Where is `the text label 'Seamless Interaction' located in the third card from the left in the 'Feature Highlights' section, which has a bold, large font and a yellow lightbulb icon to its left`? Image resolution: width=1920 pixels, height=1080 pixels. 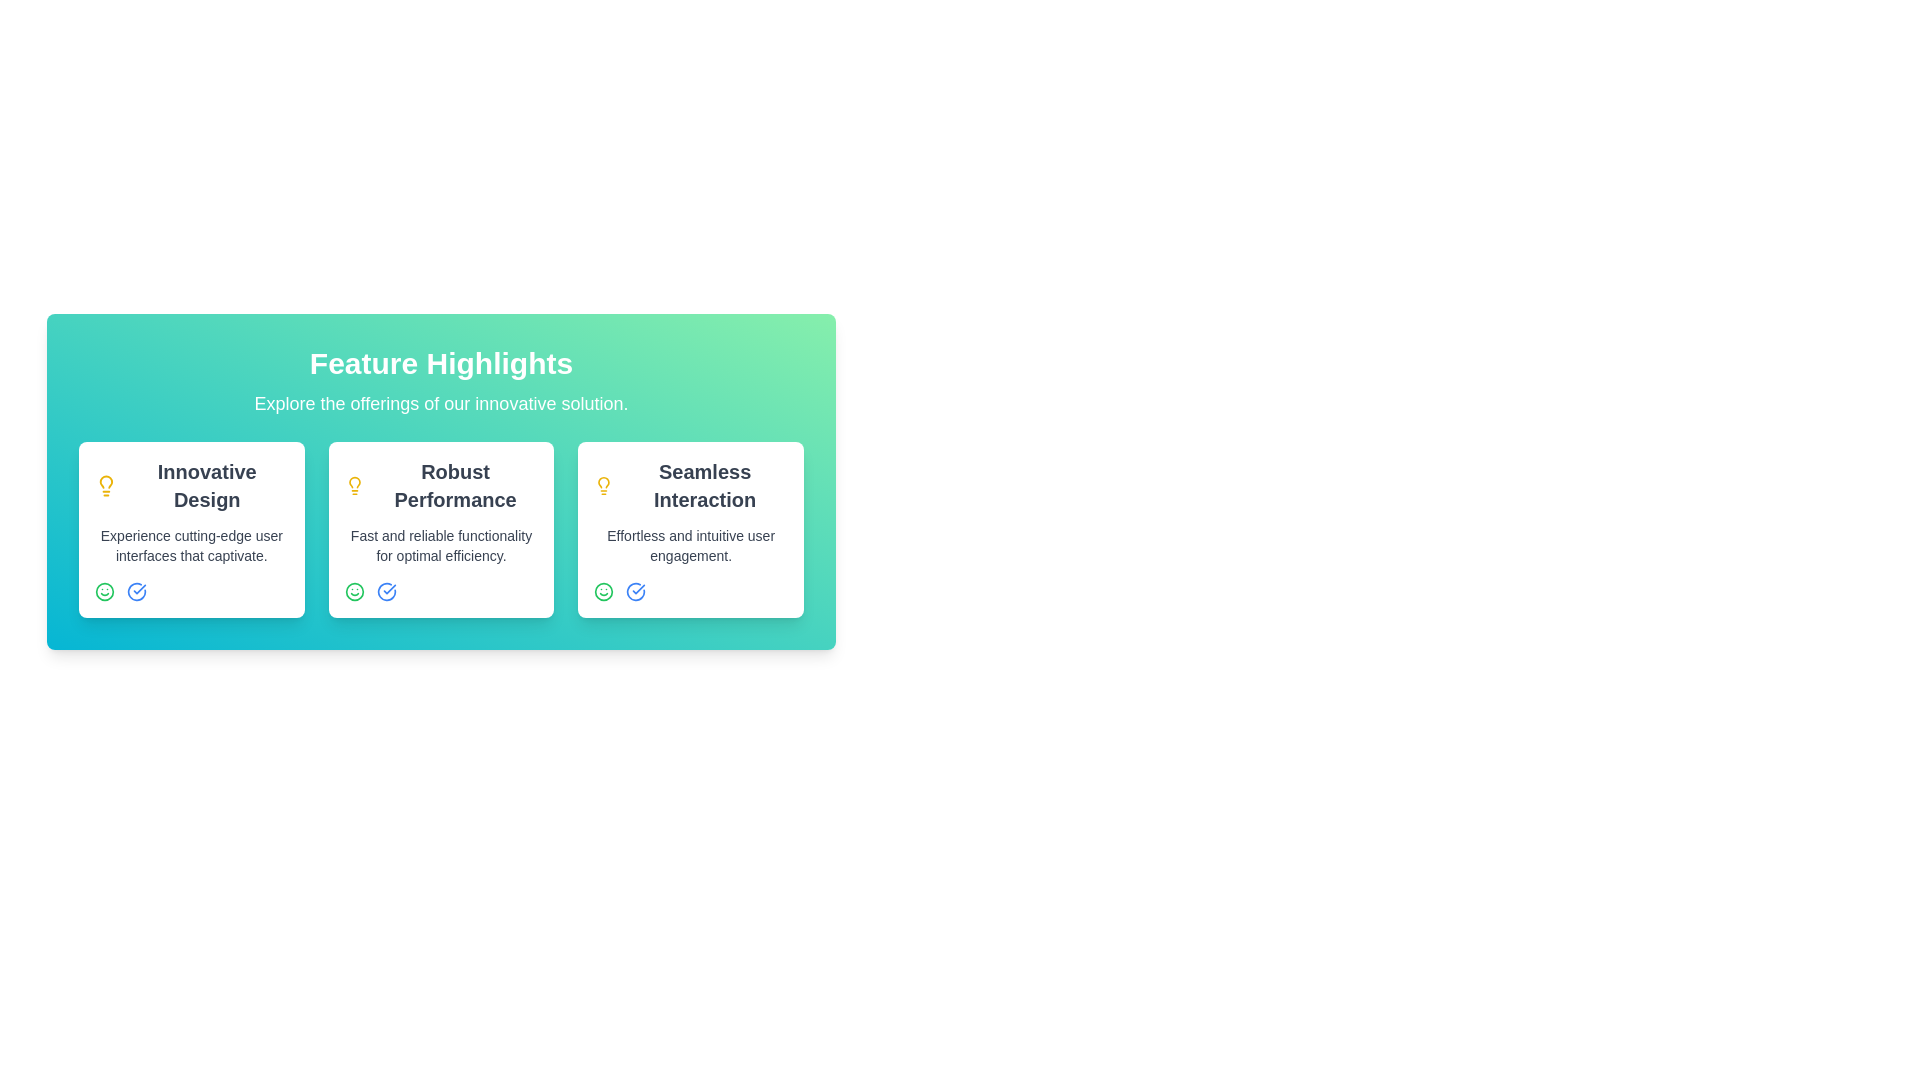 the text label 'Seamless Interaction' located in the third card from the left in the 'Feature Highlights' section, which has a bold, large font and a yellow lightbulb icon to its left is located at coordinates (691, 486).